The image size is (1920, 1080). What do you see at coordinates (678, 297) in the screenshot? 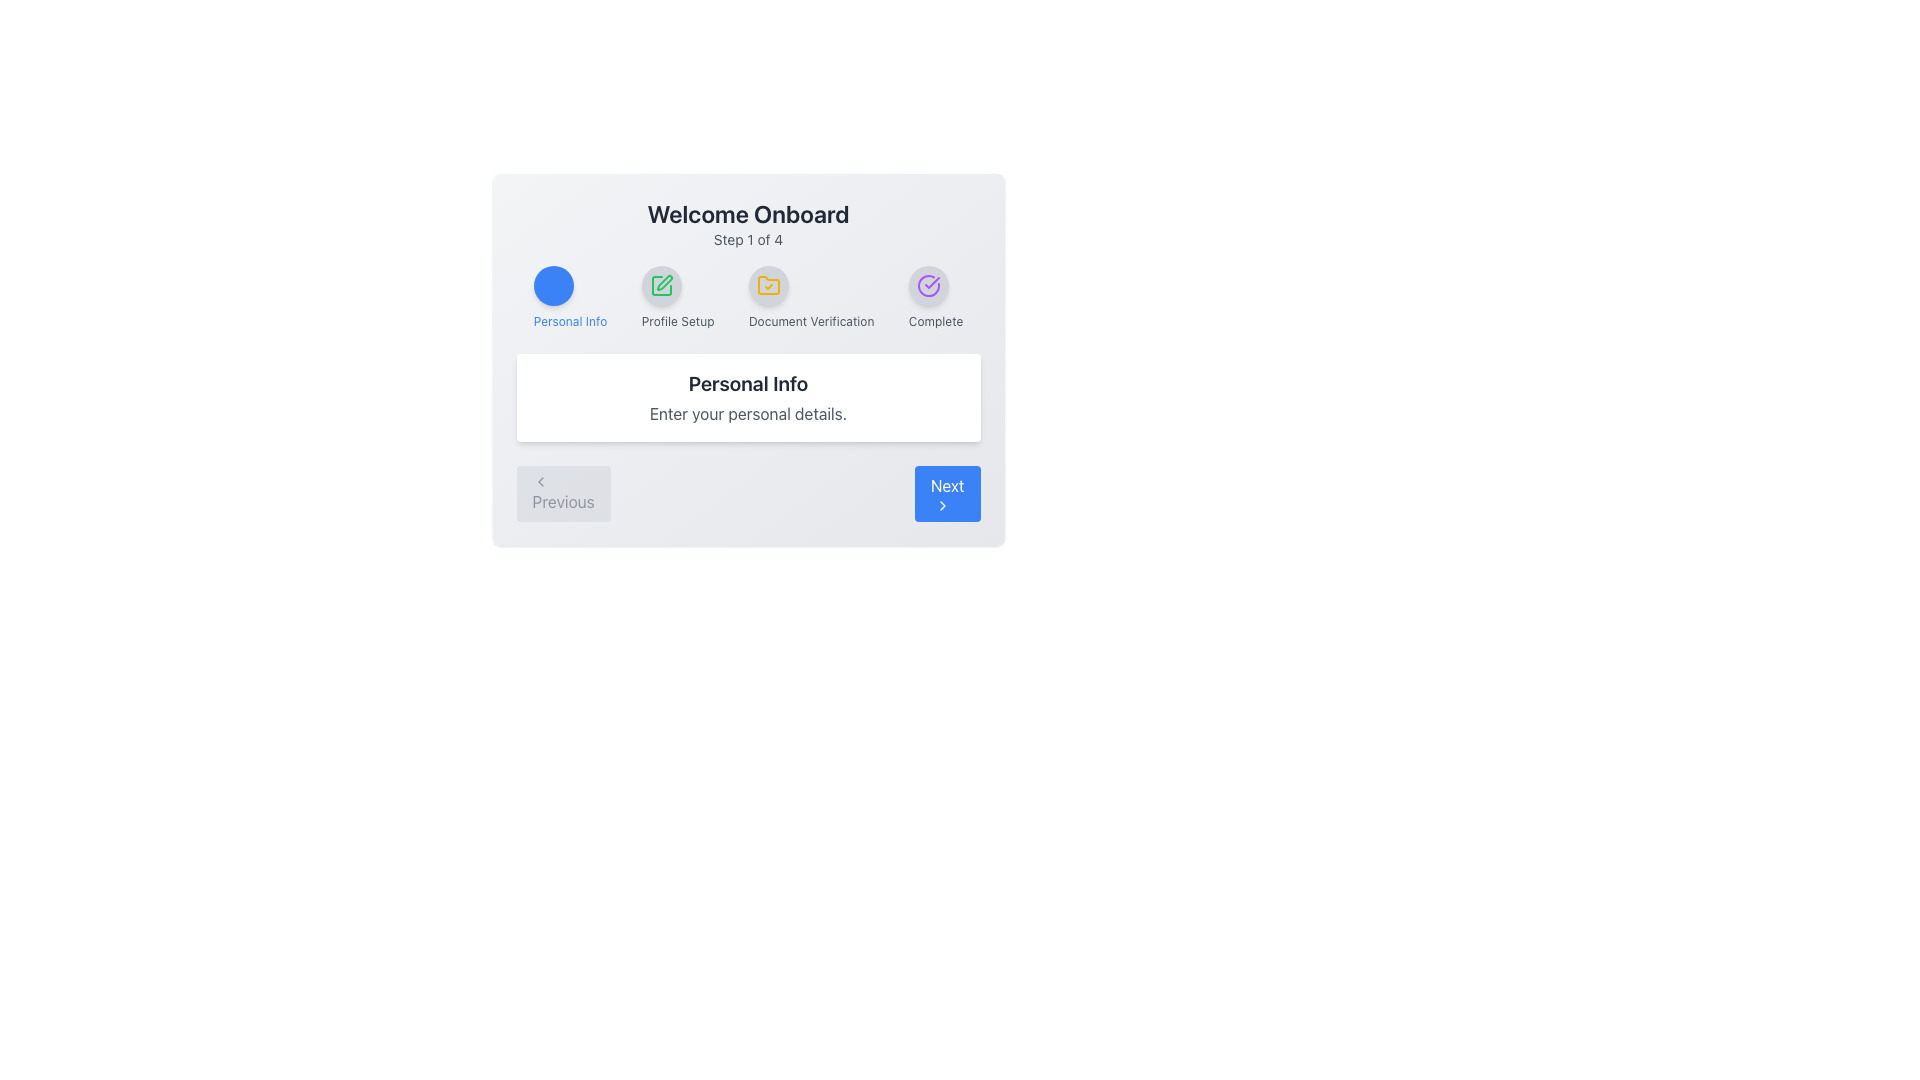
I see `the second status indicator for the 'Profile Setup' stage in the multi-step process` at bounding box center [678, 297].